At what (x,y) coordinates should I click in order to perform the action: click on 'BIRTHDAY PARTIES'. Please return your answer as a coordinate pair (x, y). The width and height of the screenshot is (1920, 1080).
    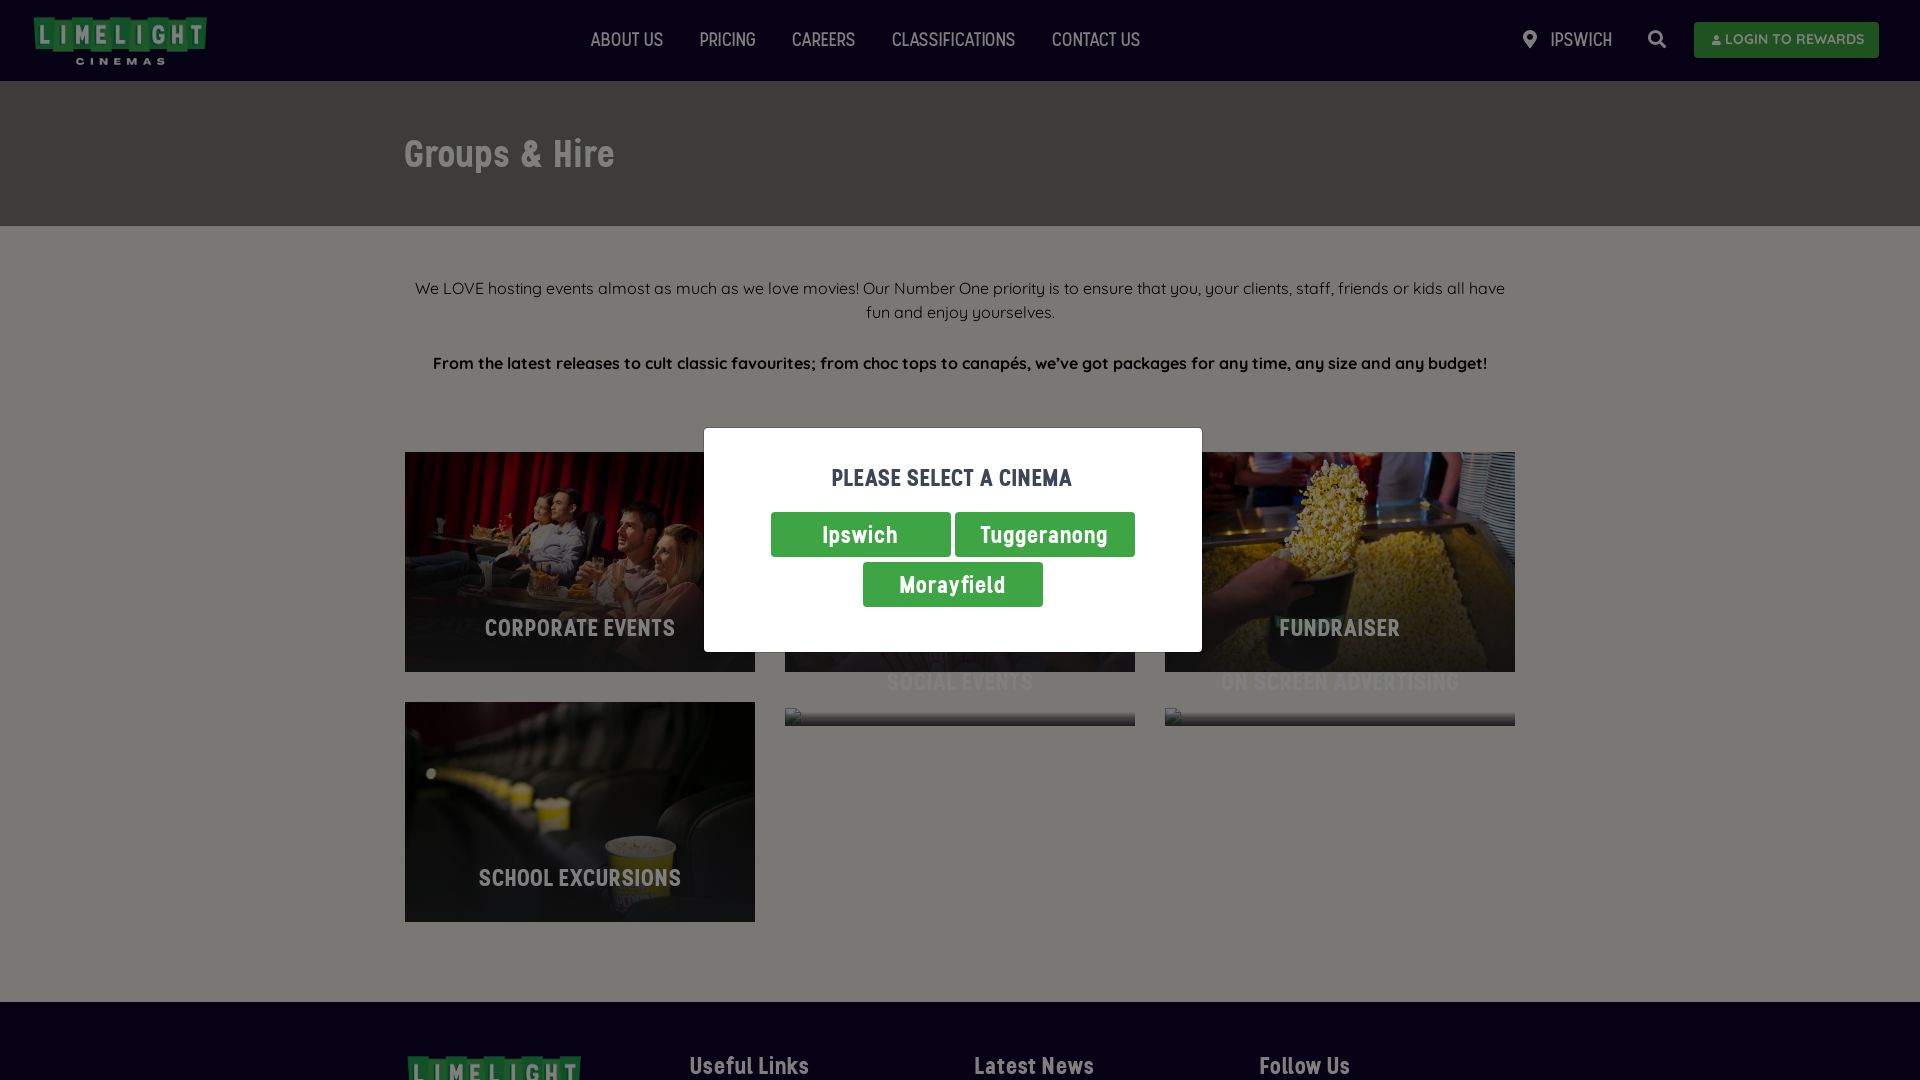
    Looking at the image, I should click on (960, 562).